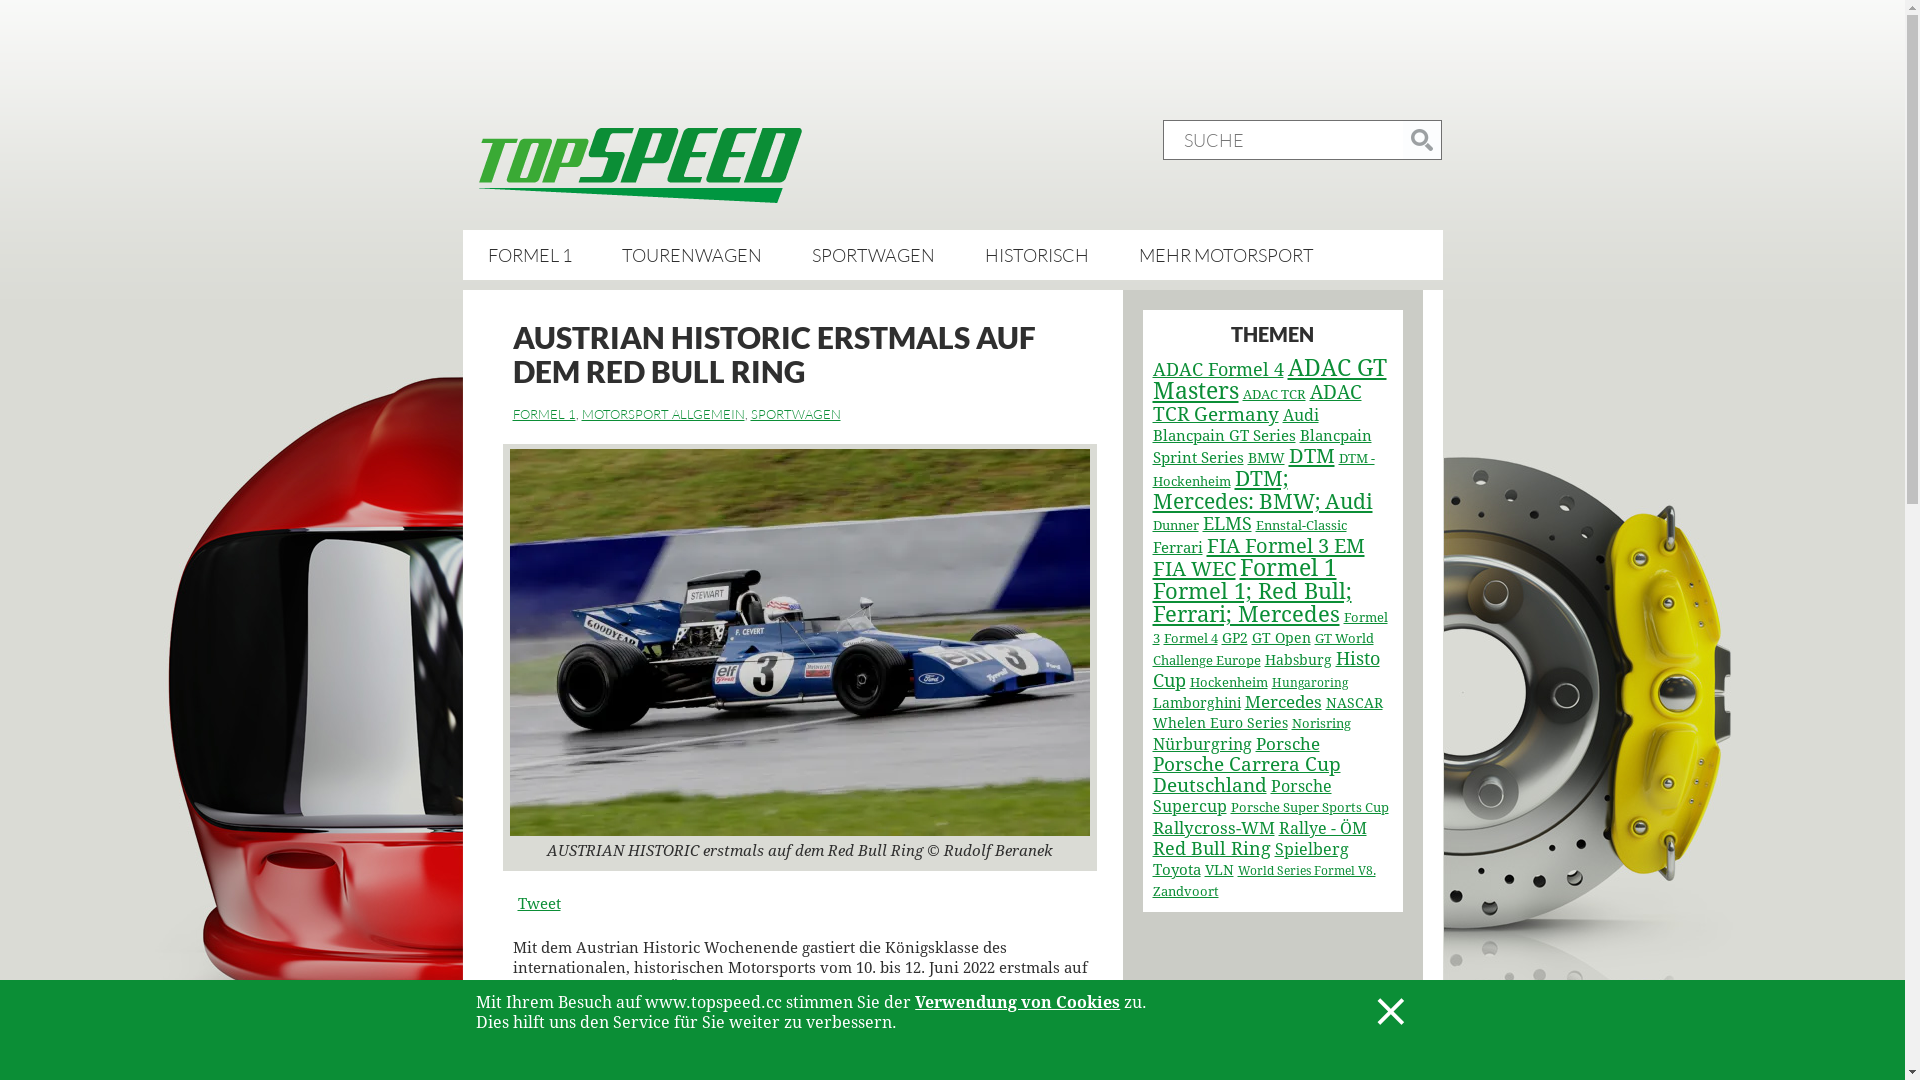 This screenshot has width=1920, height=1080. What do you see at coordinates (1300, 414) in the screenshot?
I see `'Audi'` at bounding box center [1300, 414].